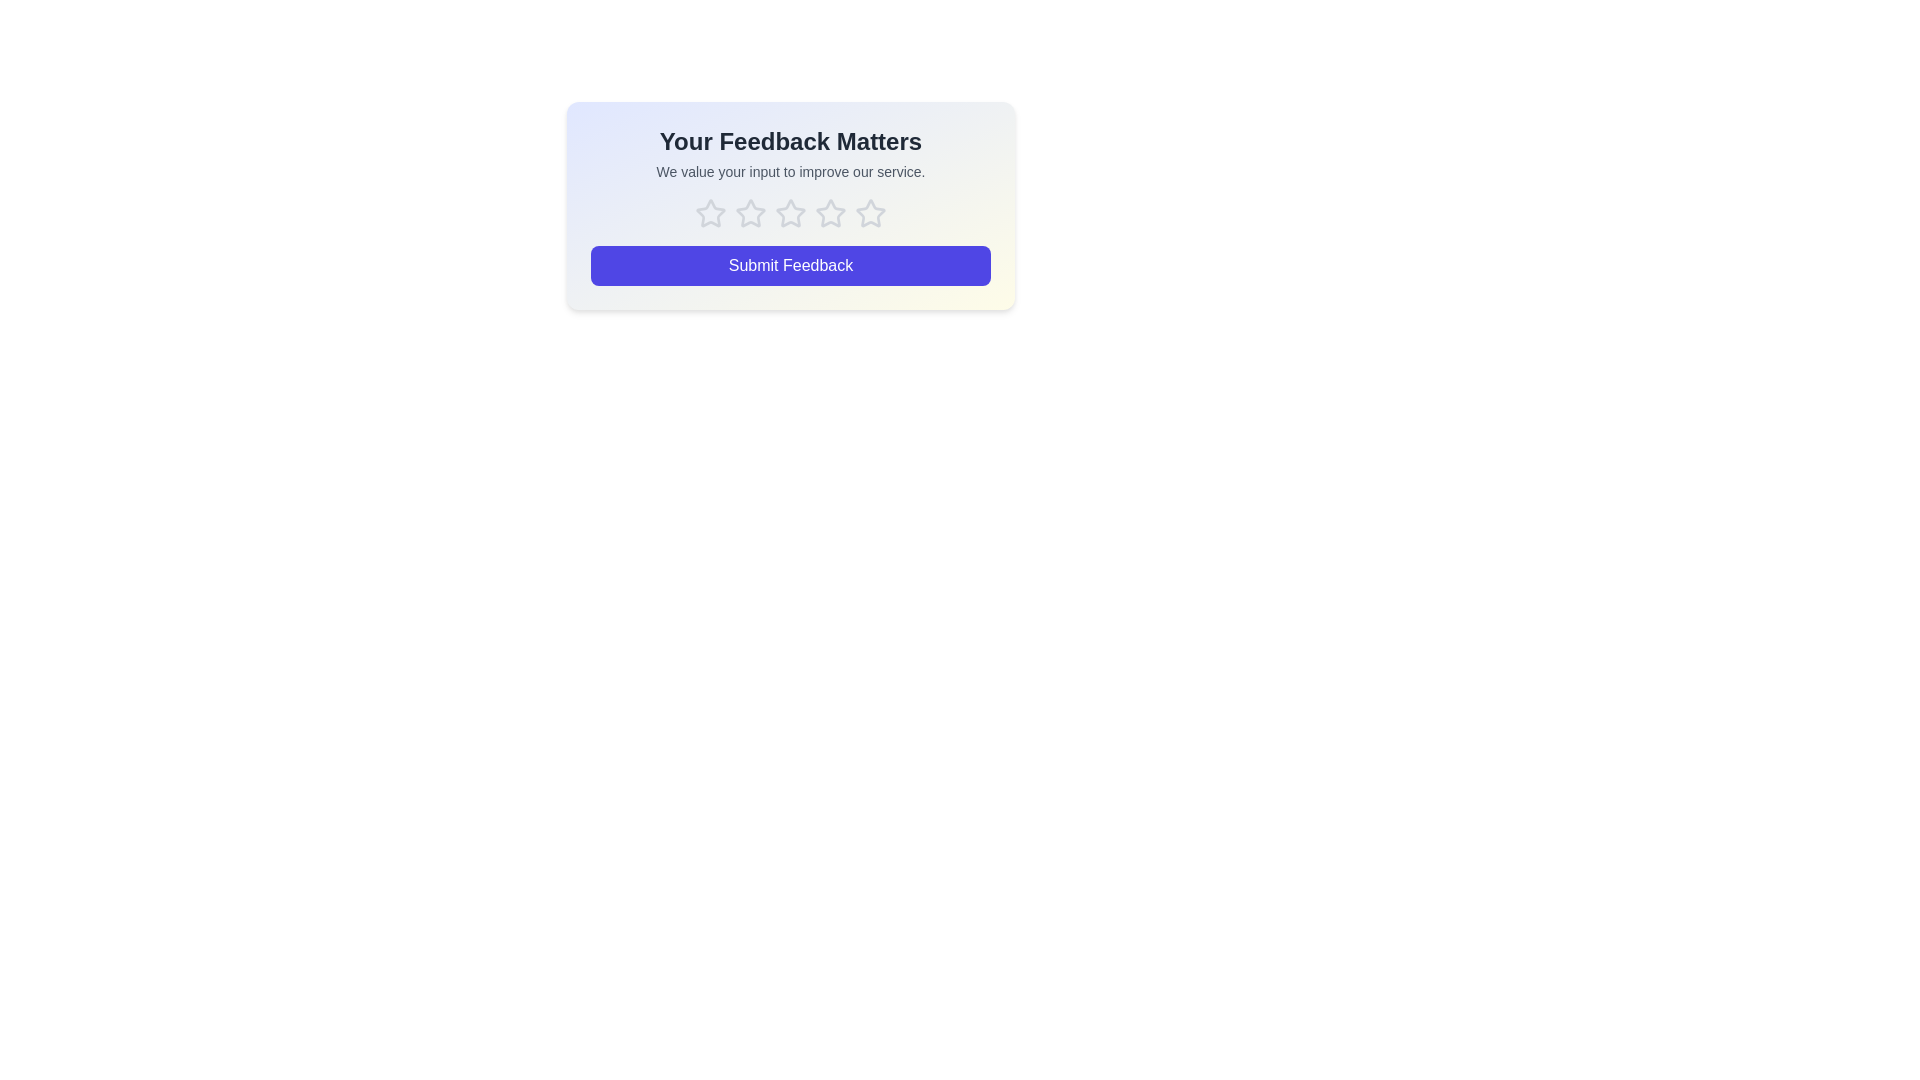 This screenshot has width=1920, height=1080. What do you see at coordinates (710, 213) in the screenshot?
I see `the leftmost star icon in the feedback rating UI` at bounding box center [710, 213].